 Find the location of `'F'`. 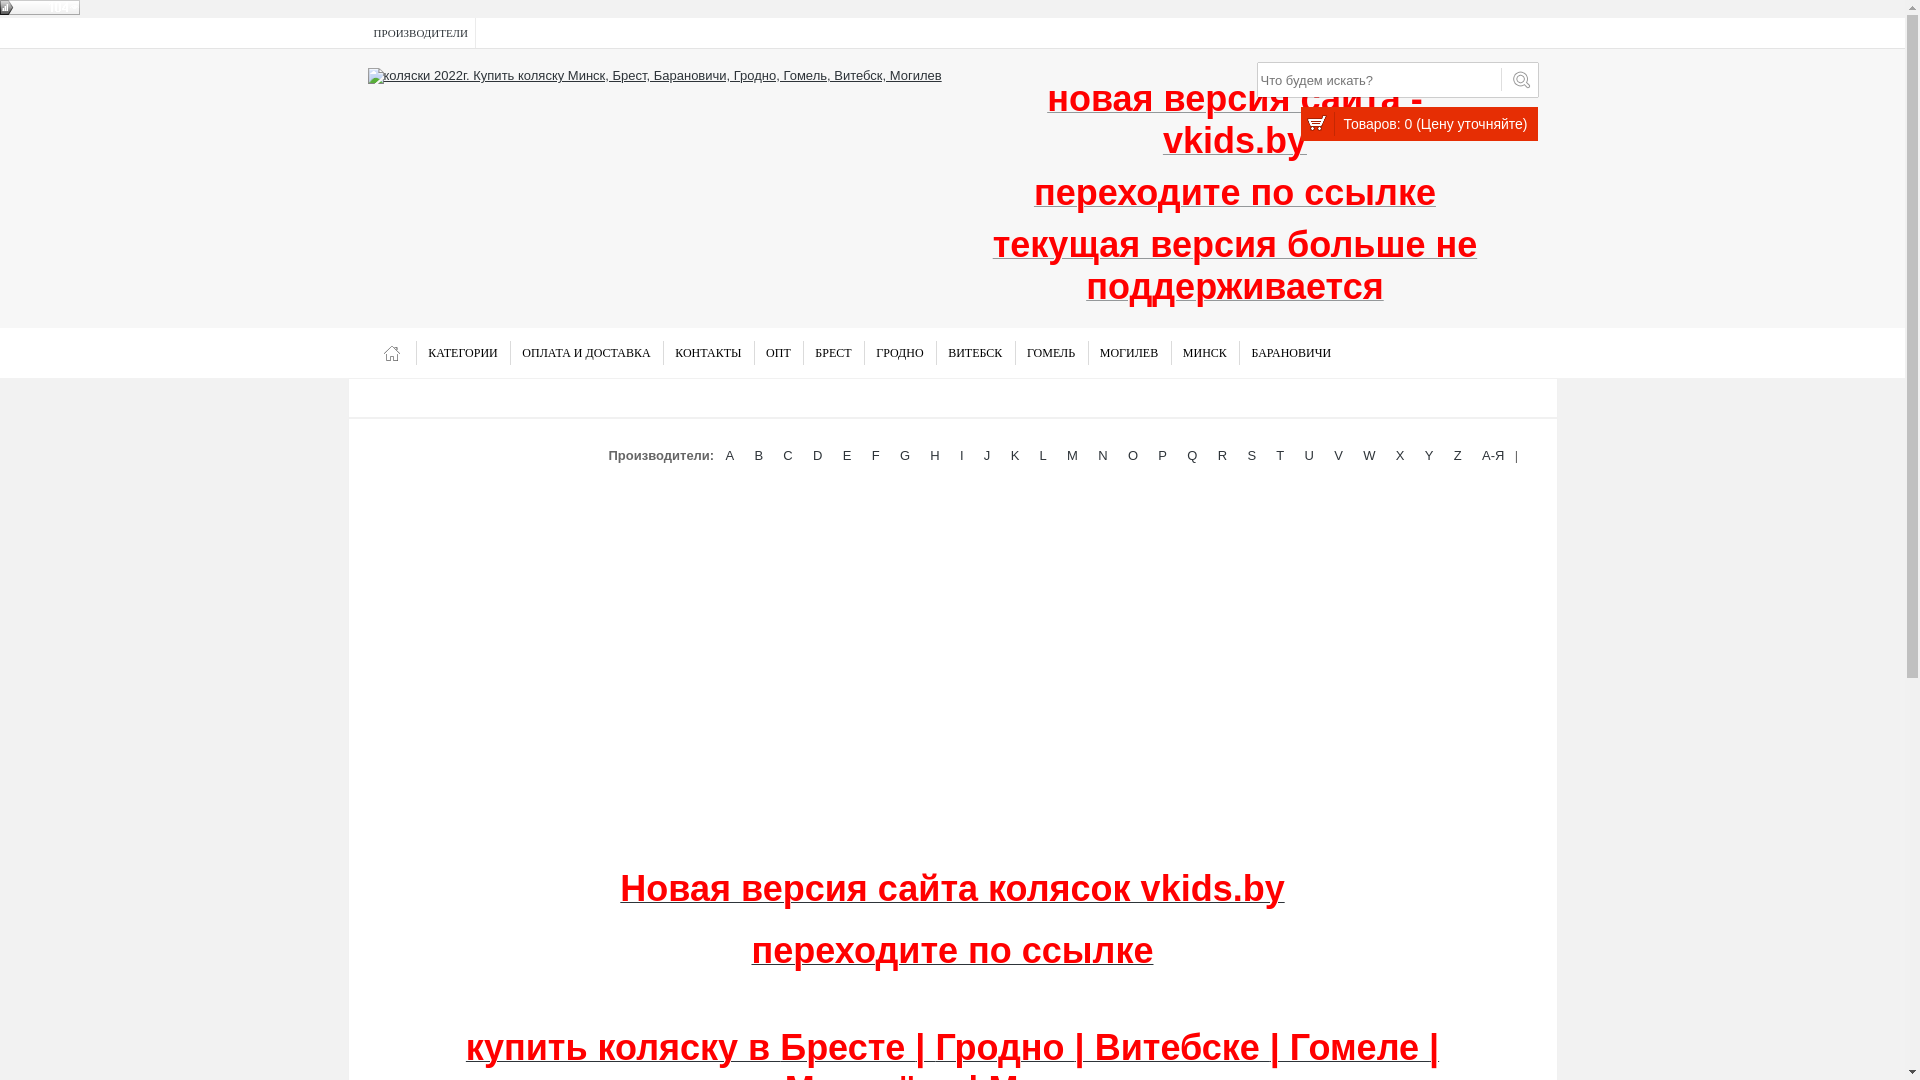

'F' is located at coordinates (867, 455).